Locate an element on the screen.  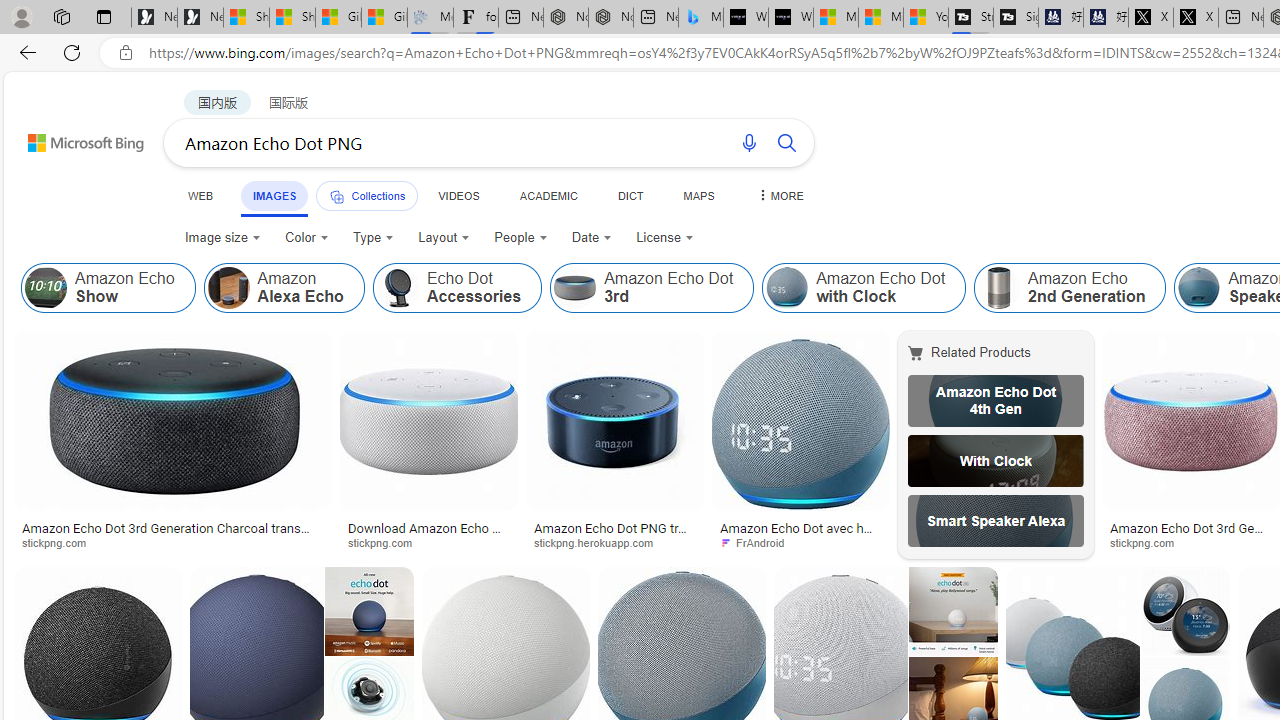
'Image result for Amazon Echo Dot PNG' is located at coordinates (1191, 420).